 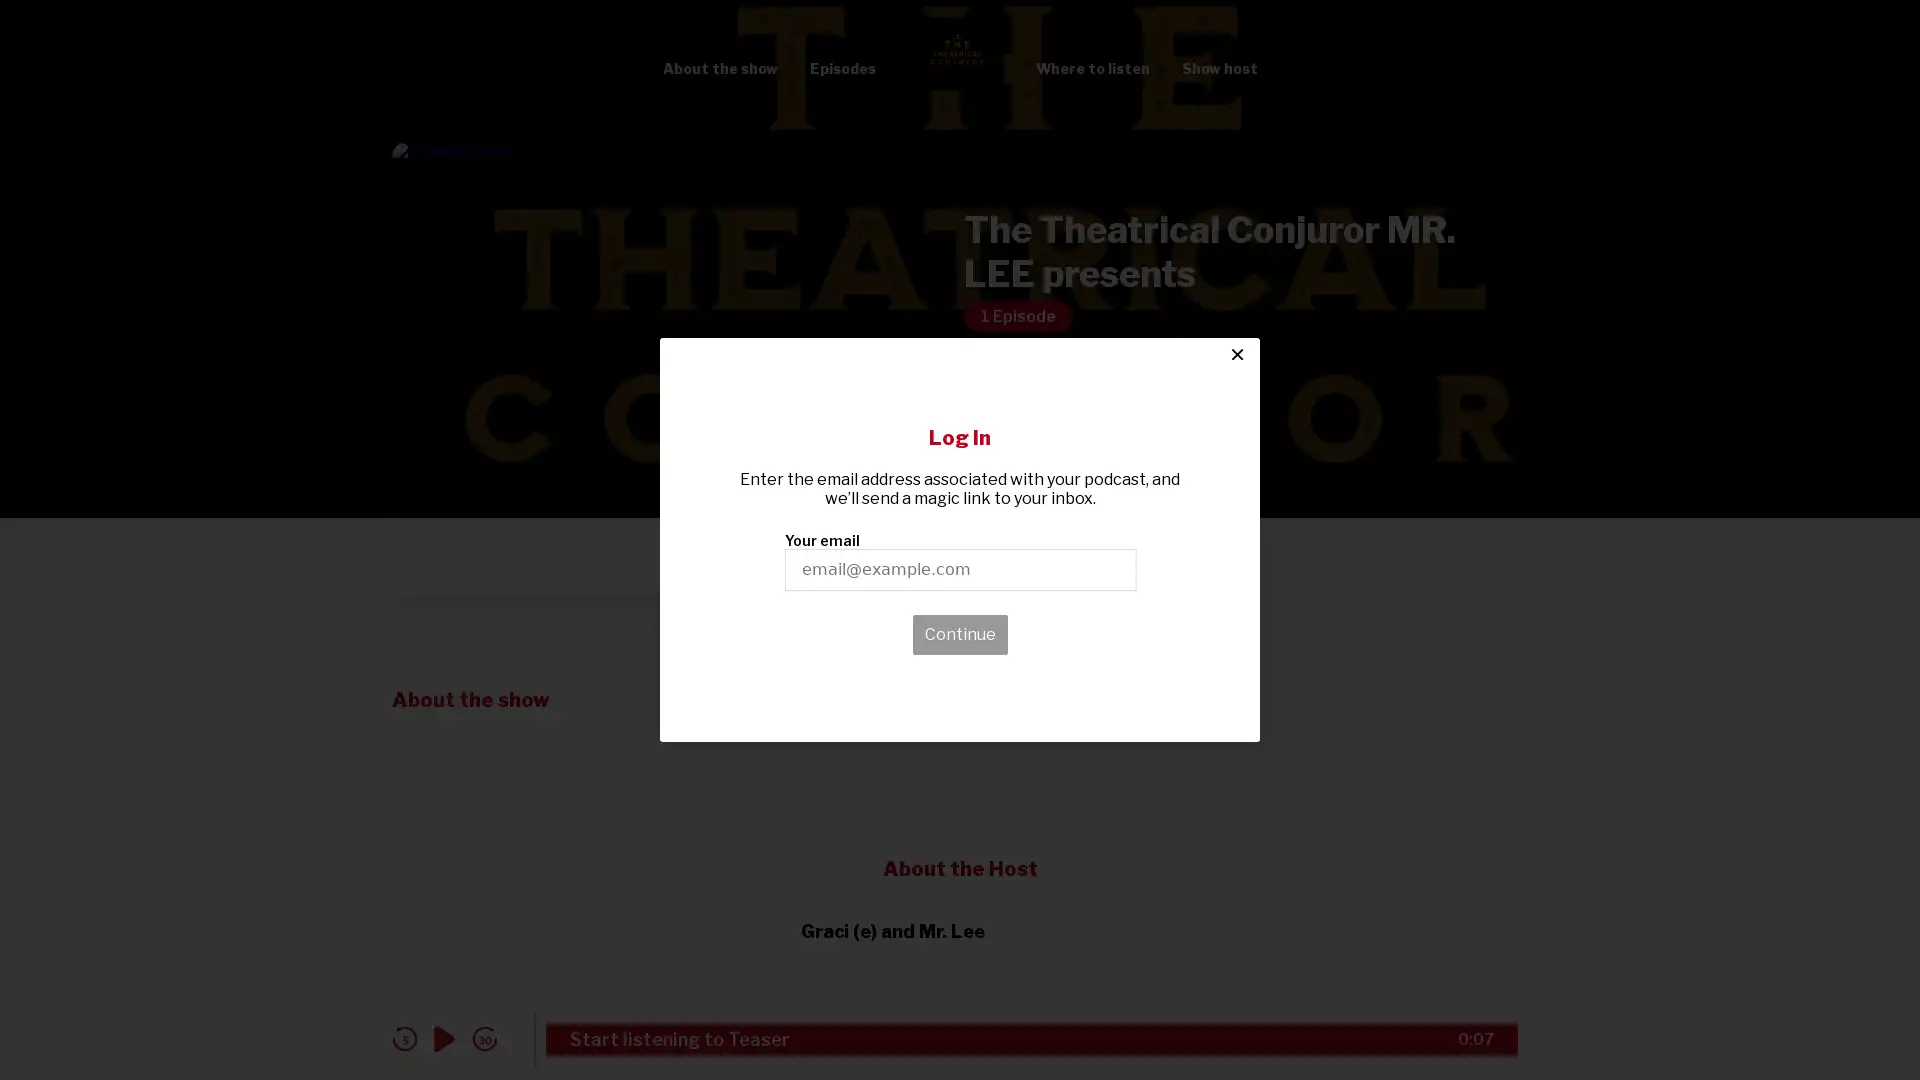 What do you see at coordinates (403, 1038) in the screenshot?
I see `skip back 5 seconds` at bounding box center [403, 1038].